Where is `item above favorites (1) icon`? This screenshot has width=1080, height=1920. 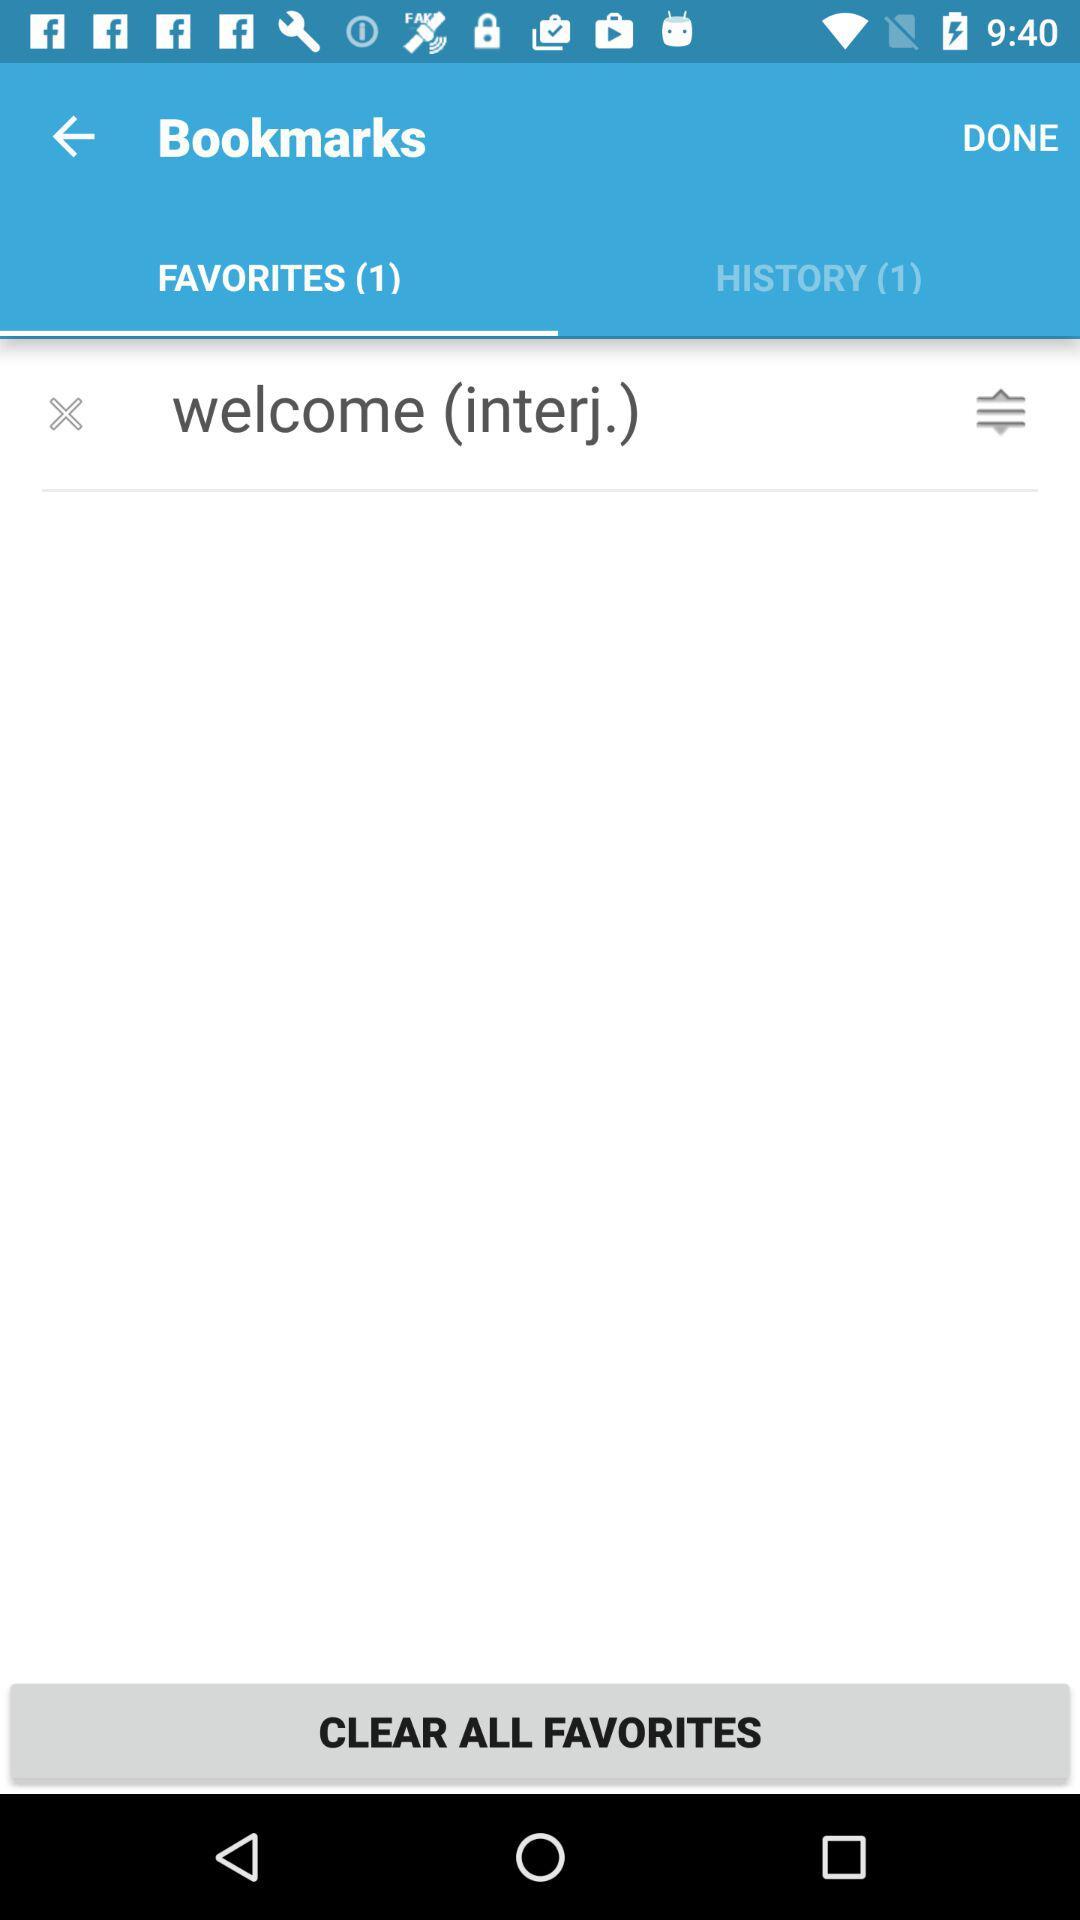 item above favorites (1) icon is located at coordinates (72, 135).